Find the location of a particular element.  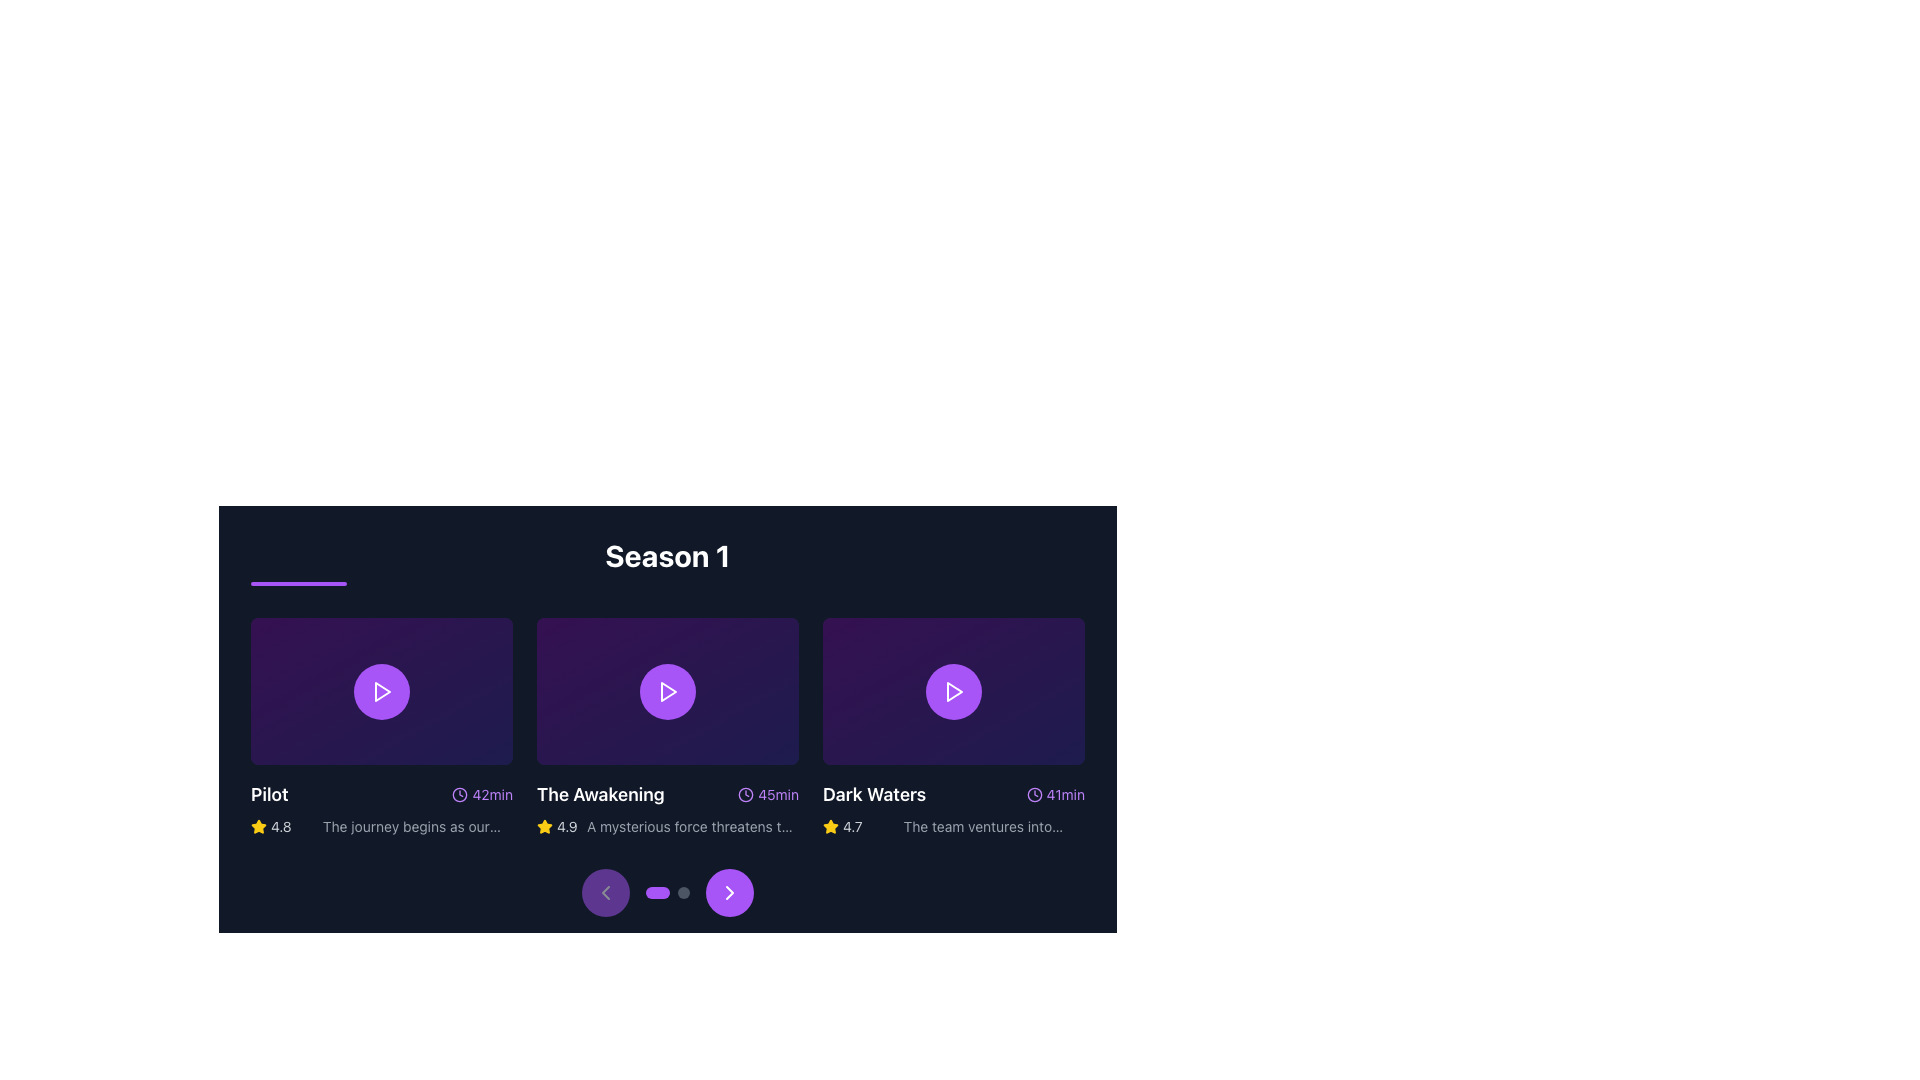

the left-pointing arrow icon inside the circular button in the navigation section below the 'Season 1' section title is located at coordinates (604, 892).